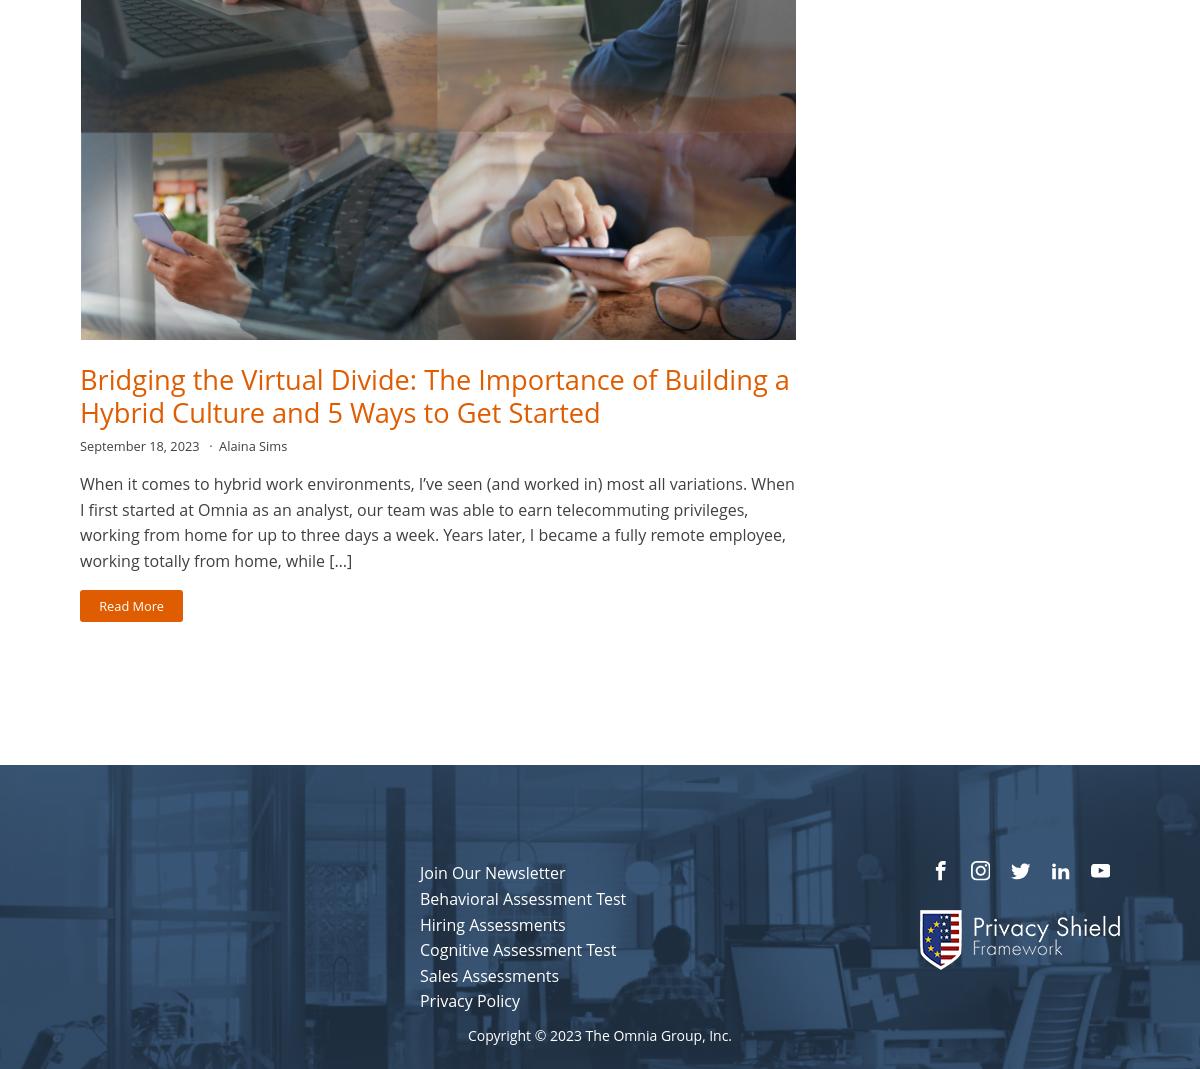  Describe the element at coordinates (419, 1001) in the screenshot. I see `'Privacy Policy'` at that location.